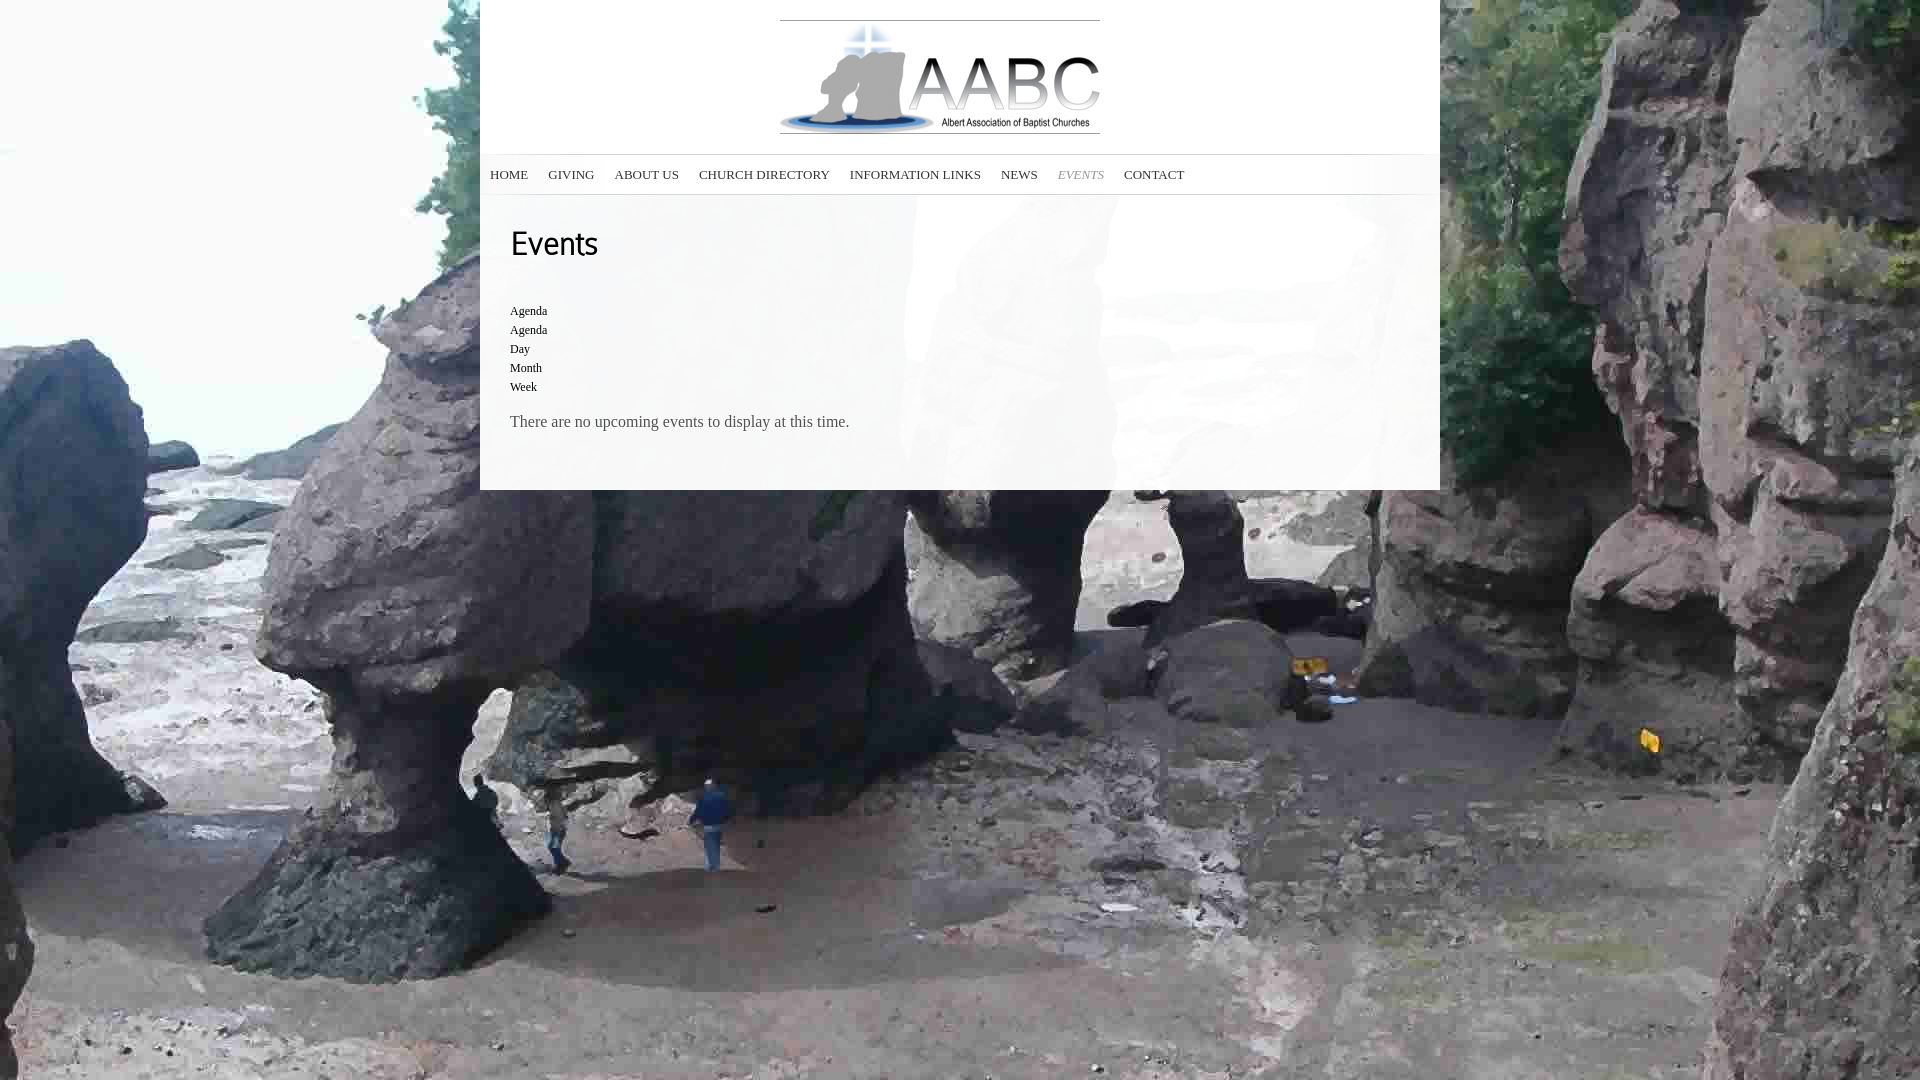  What do you see at coordinates (528, 329) in the screenshot?
I see `'Agenda'` at bounding box center [528, 329].